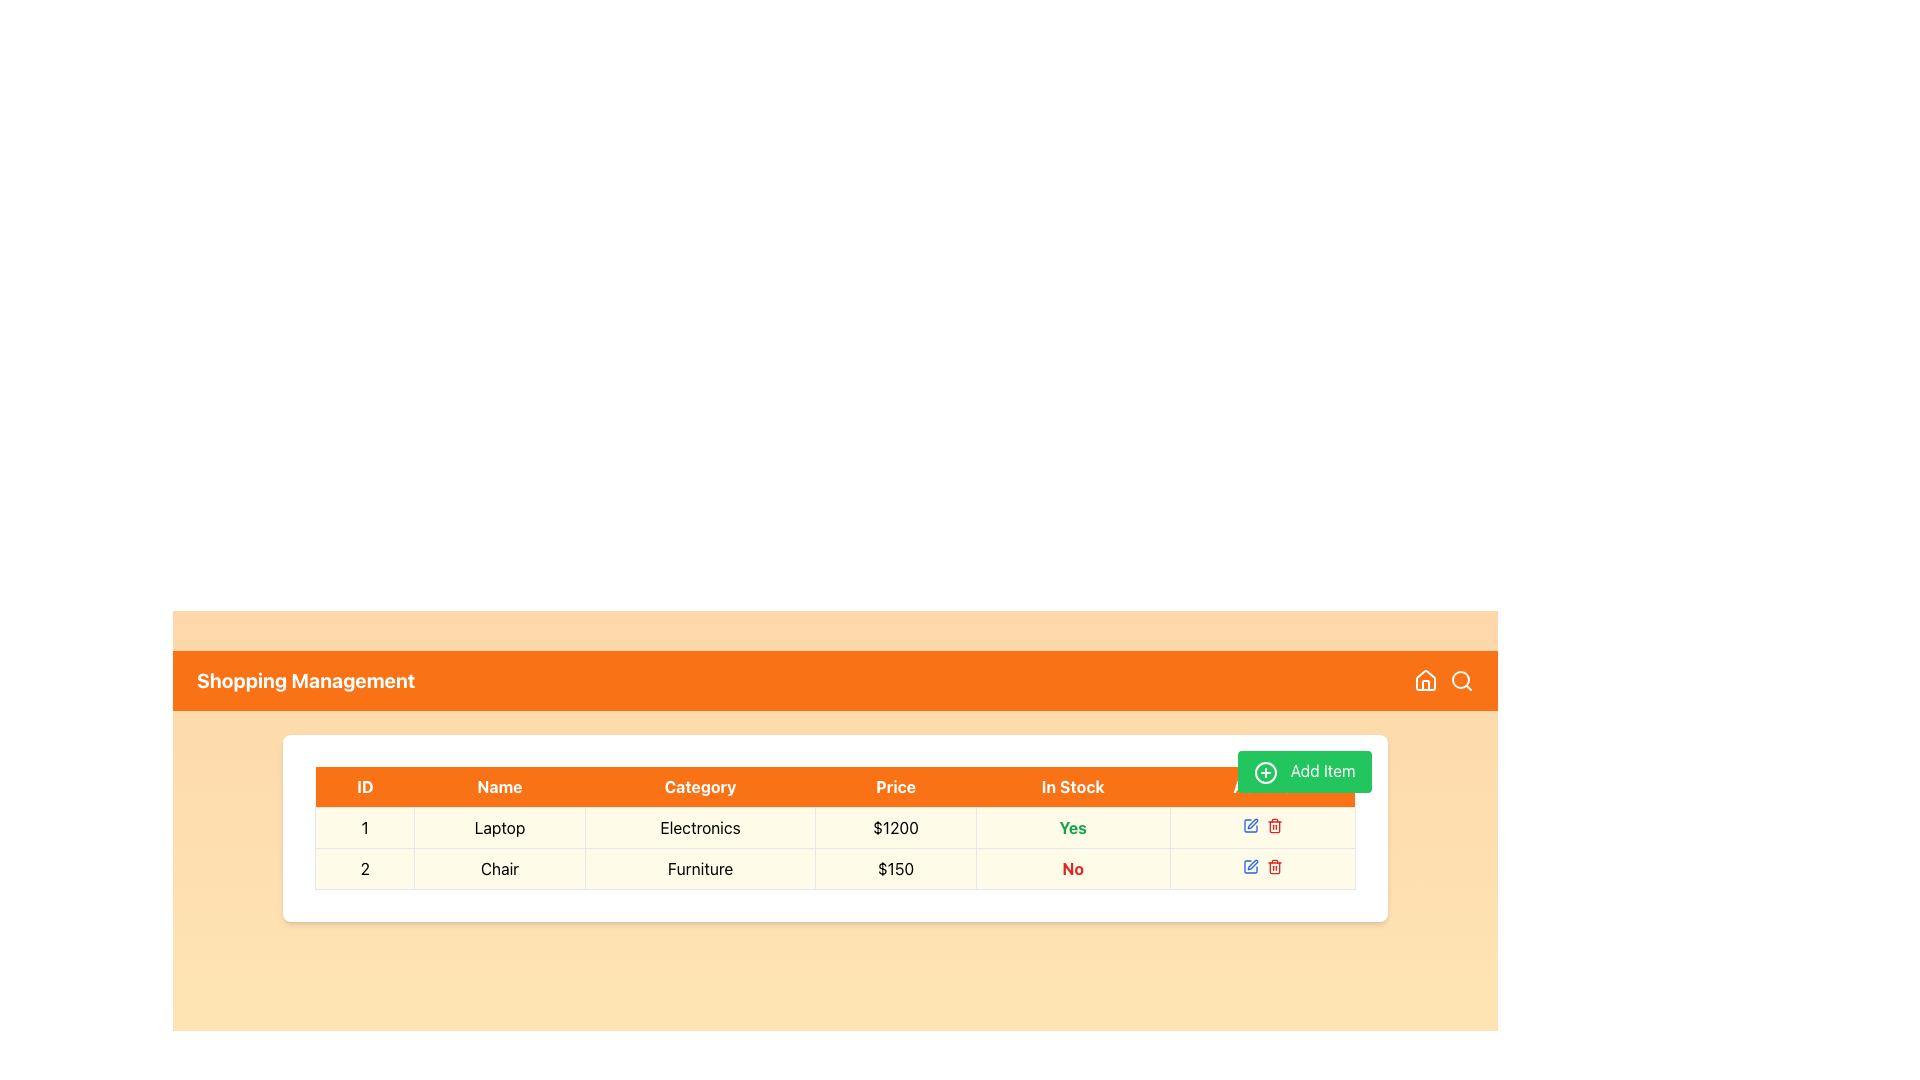 Image resolution: width=1920 pixels, height=1080 pixels. Describe the element at coordinates (1460, 678) in the screenshot. I see `the orange-red filled circular SVG element that is centered within the magnifying glass icon, located at the rightmost position in the orange header bar` at that location.